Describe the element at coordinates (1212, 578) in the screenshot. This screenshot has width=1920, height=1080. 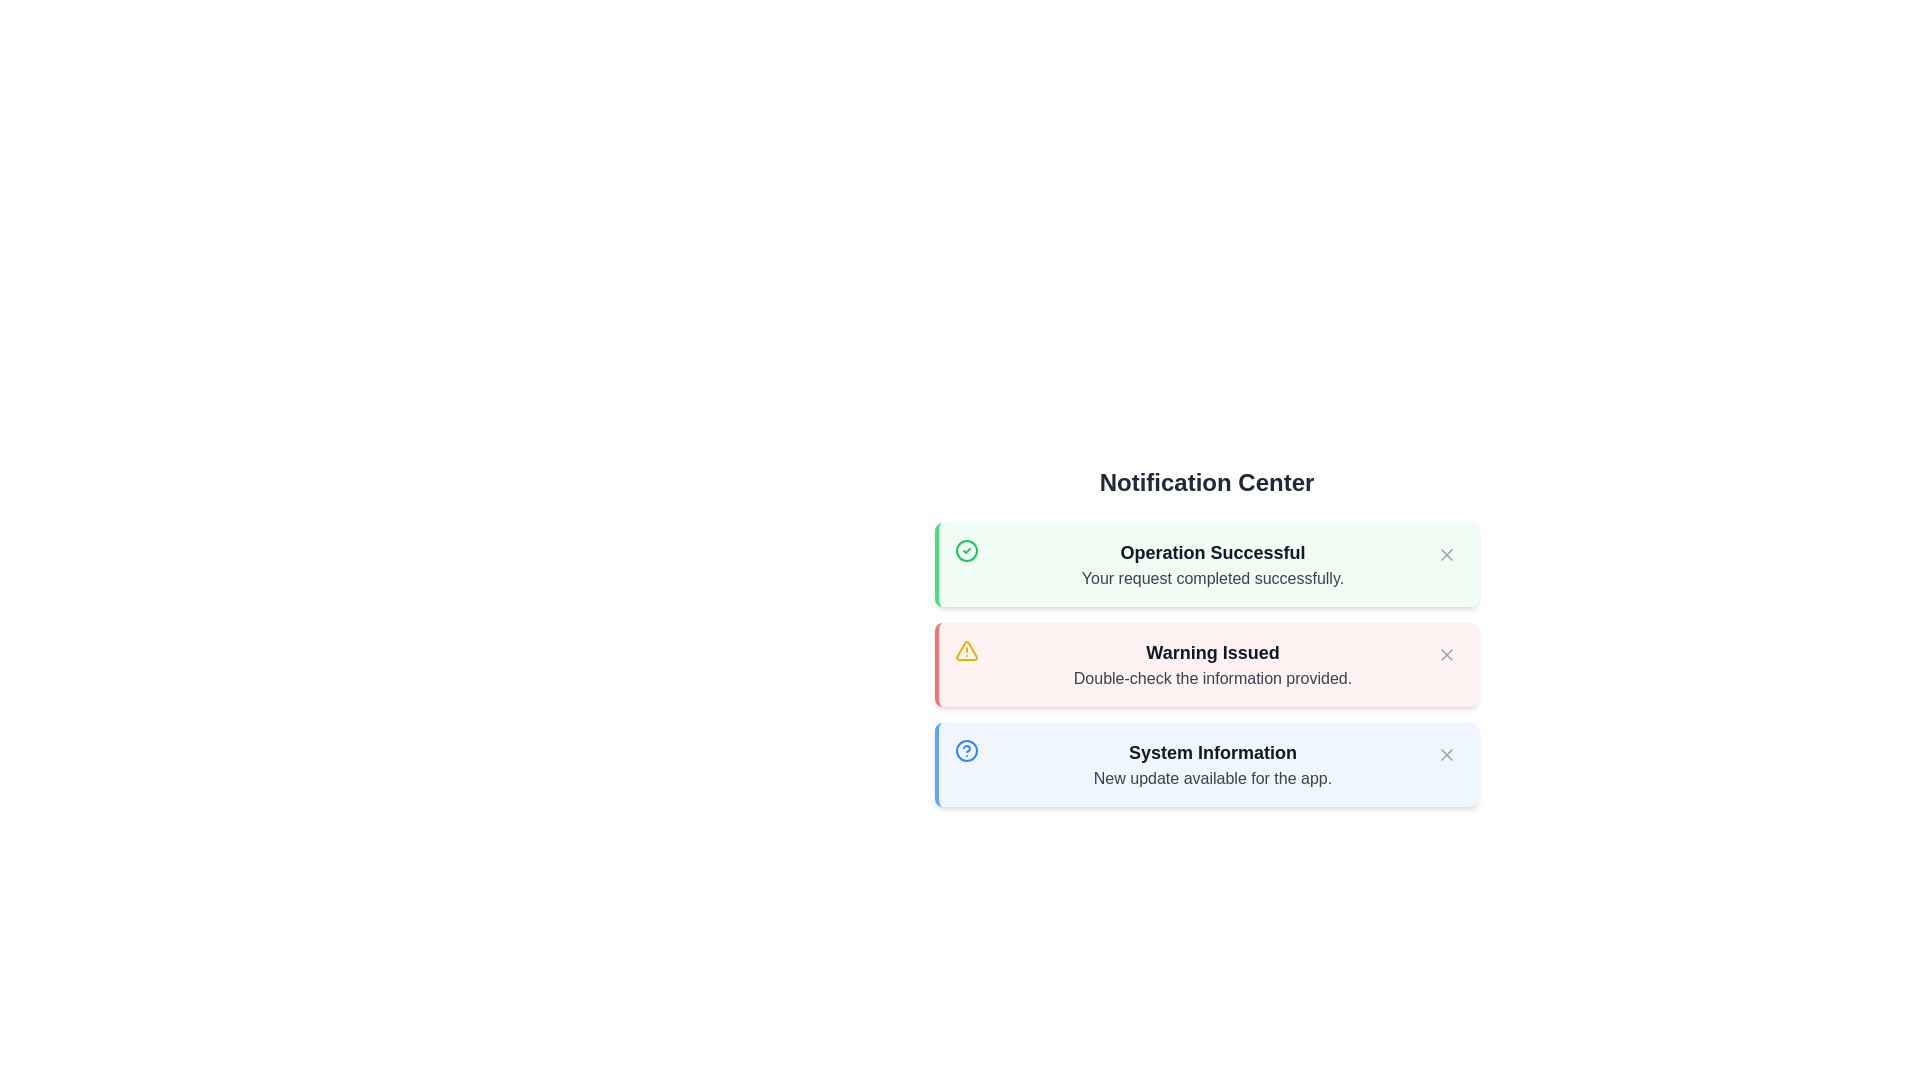
I see `the text label styled in gray that indicates a successful operation, located within the notification card titled 'Operation Successful'` at that location.